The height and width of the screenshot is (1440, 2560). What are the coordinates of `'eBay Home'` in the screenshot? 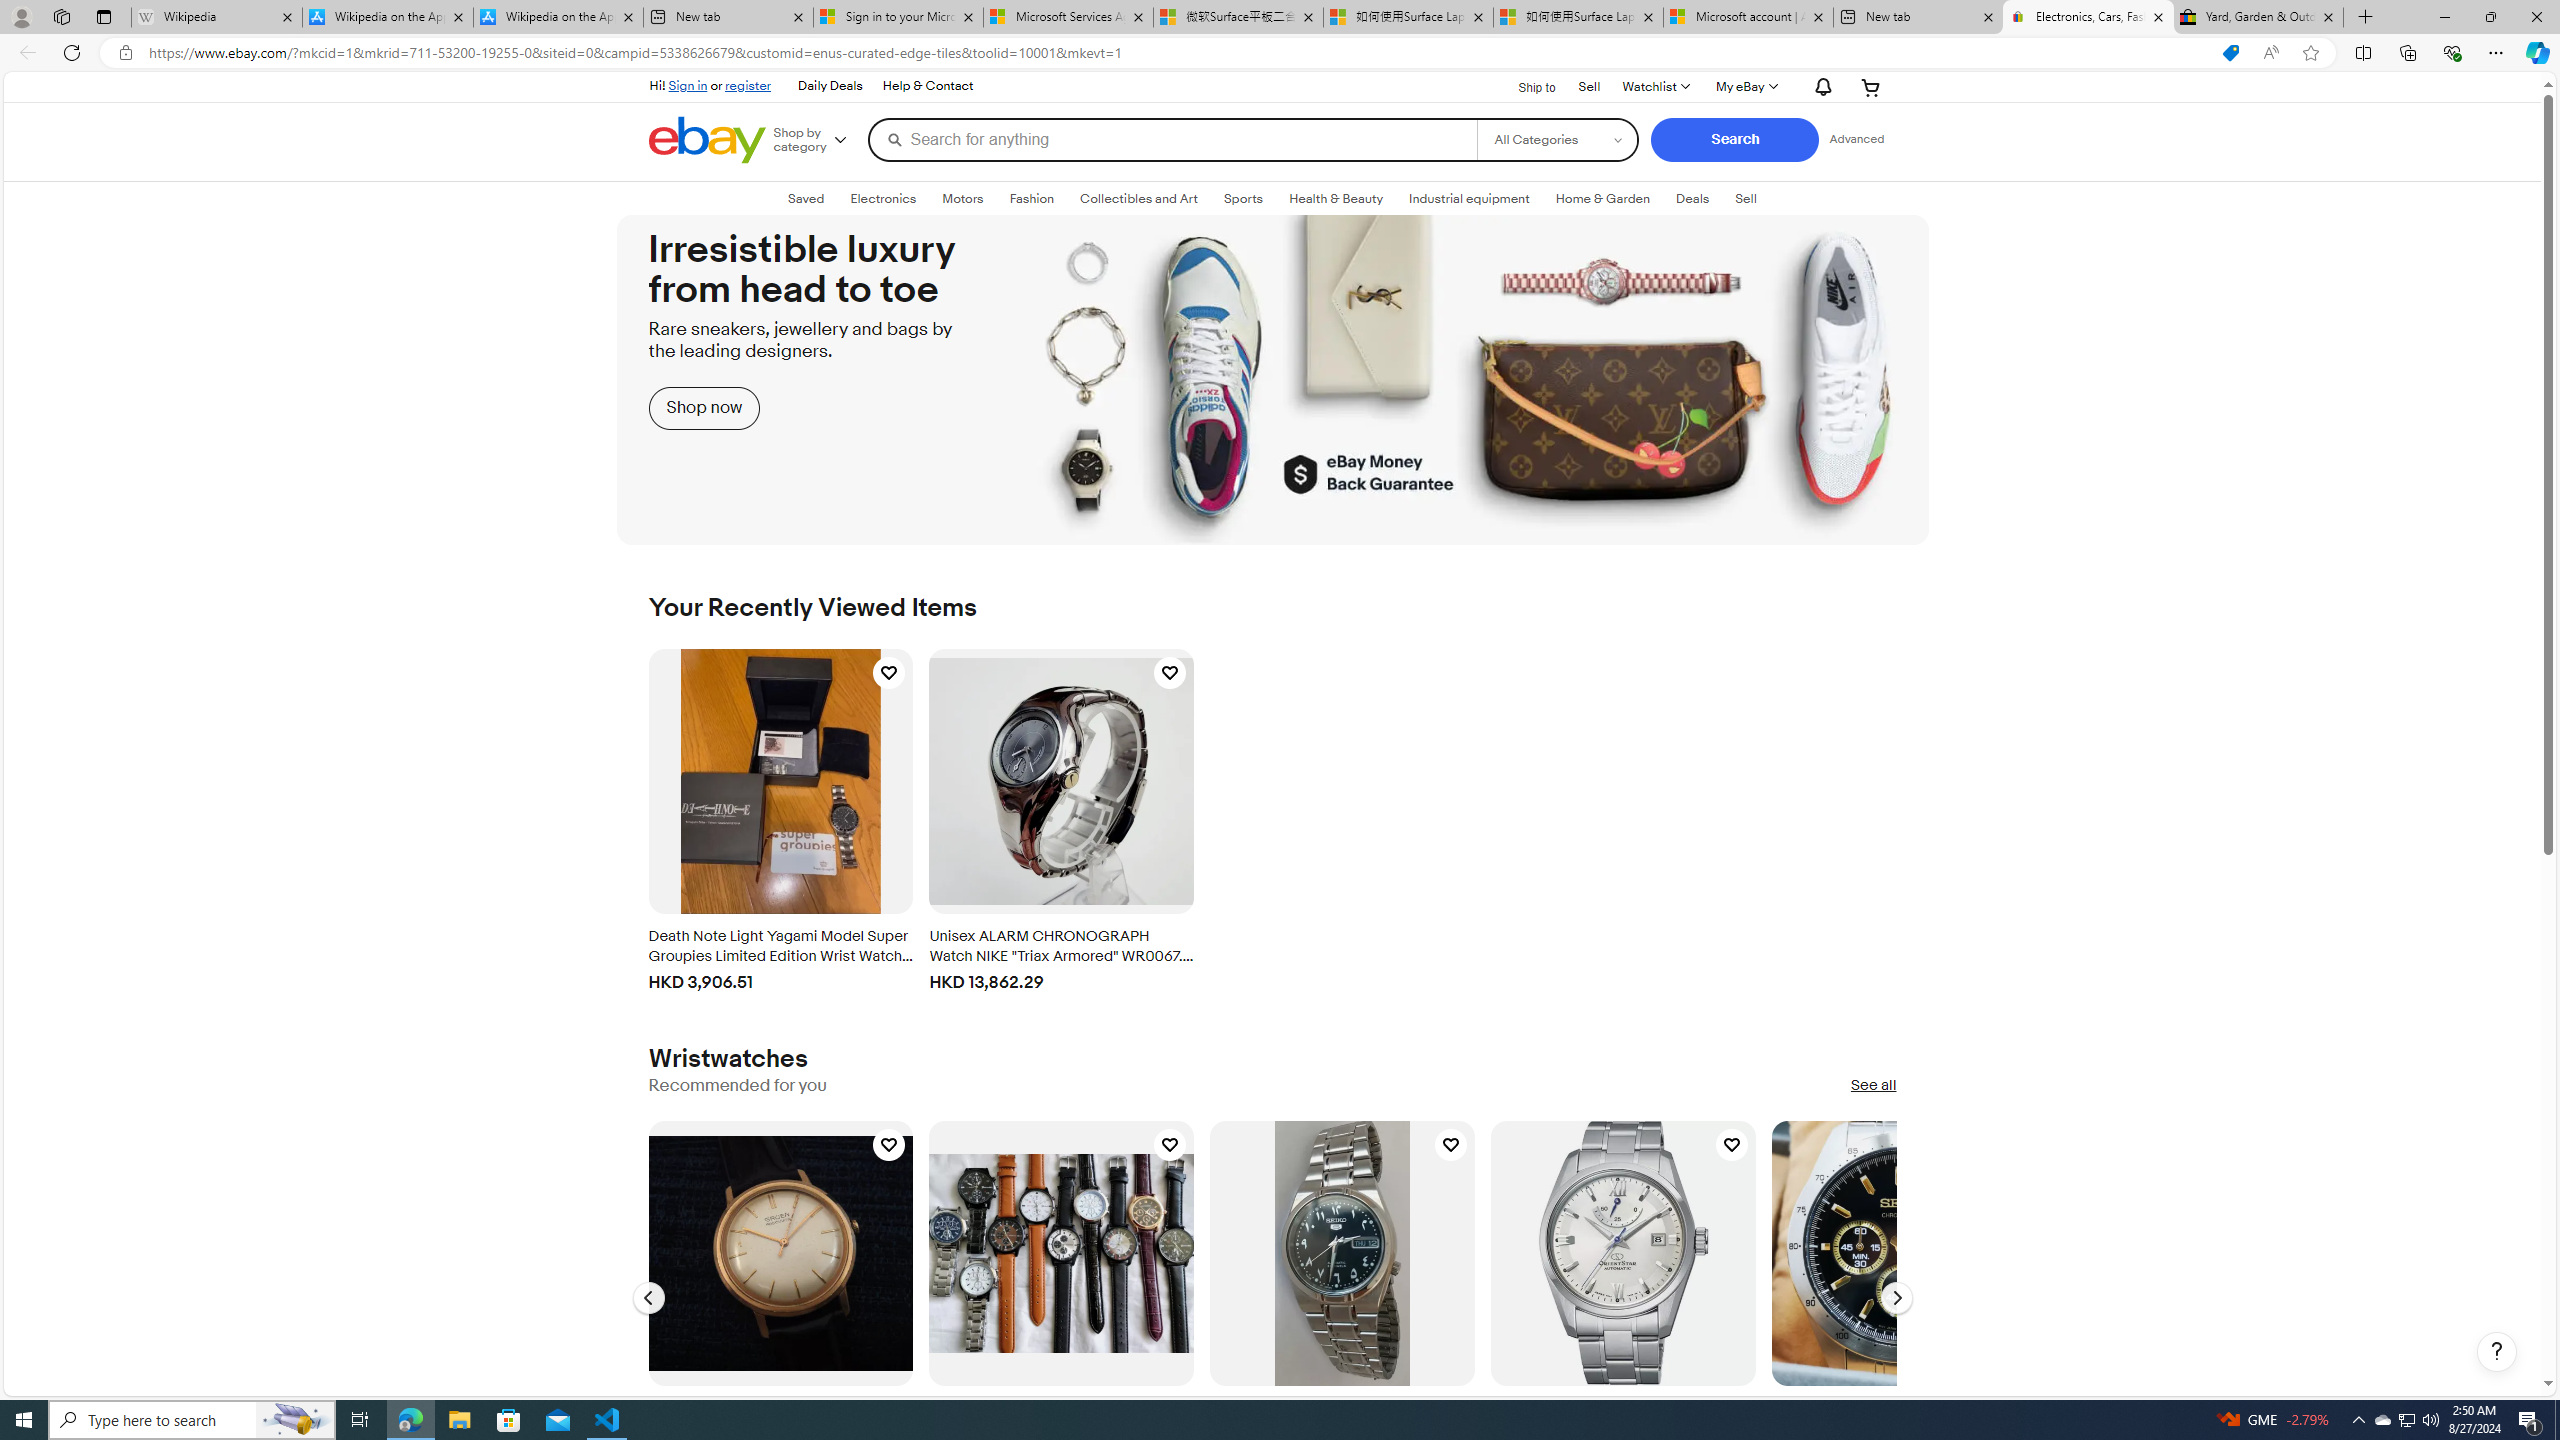 It's located at (705, 139).